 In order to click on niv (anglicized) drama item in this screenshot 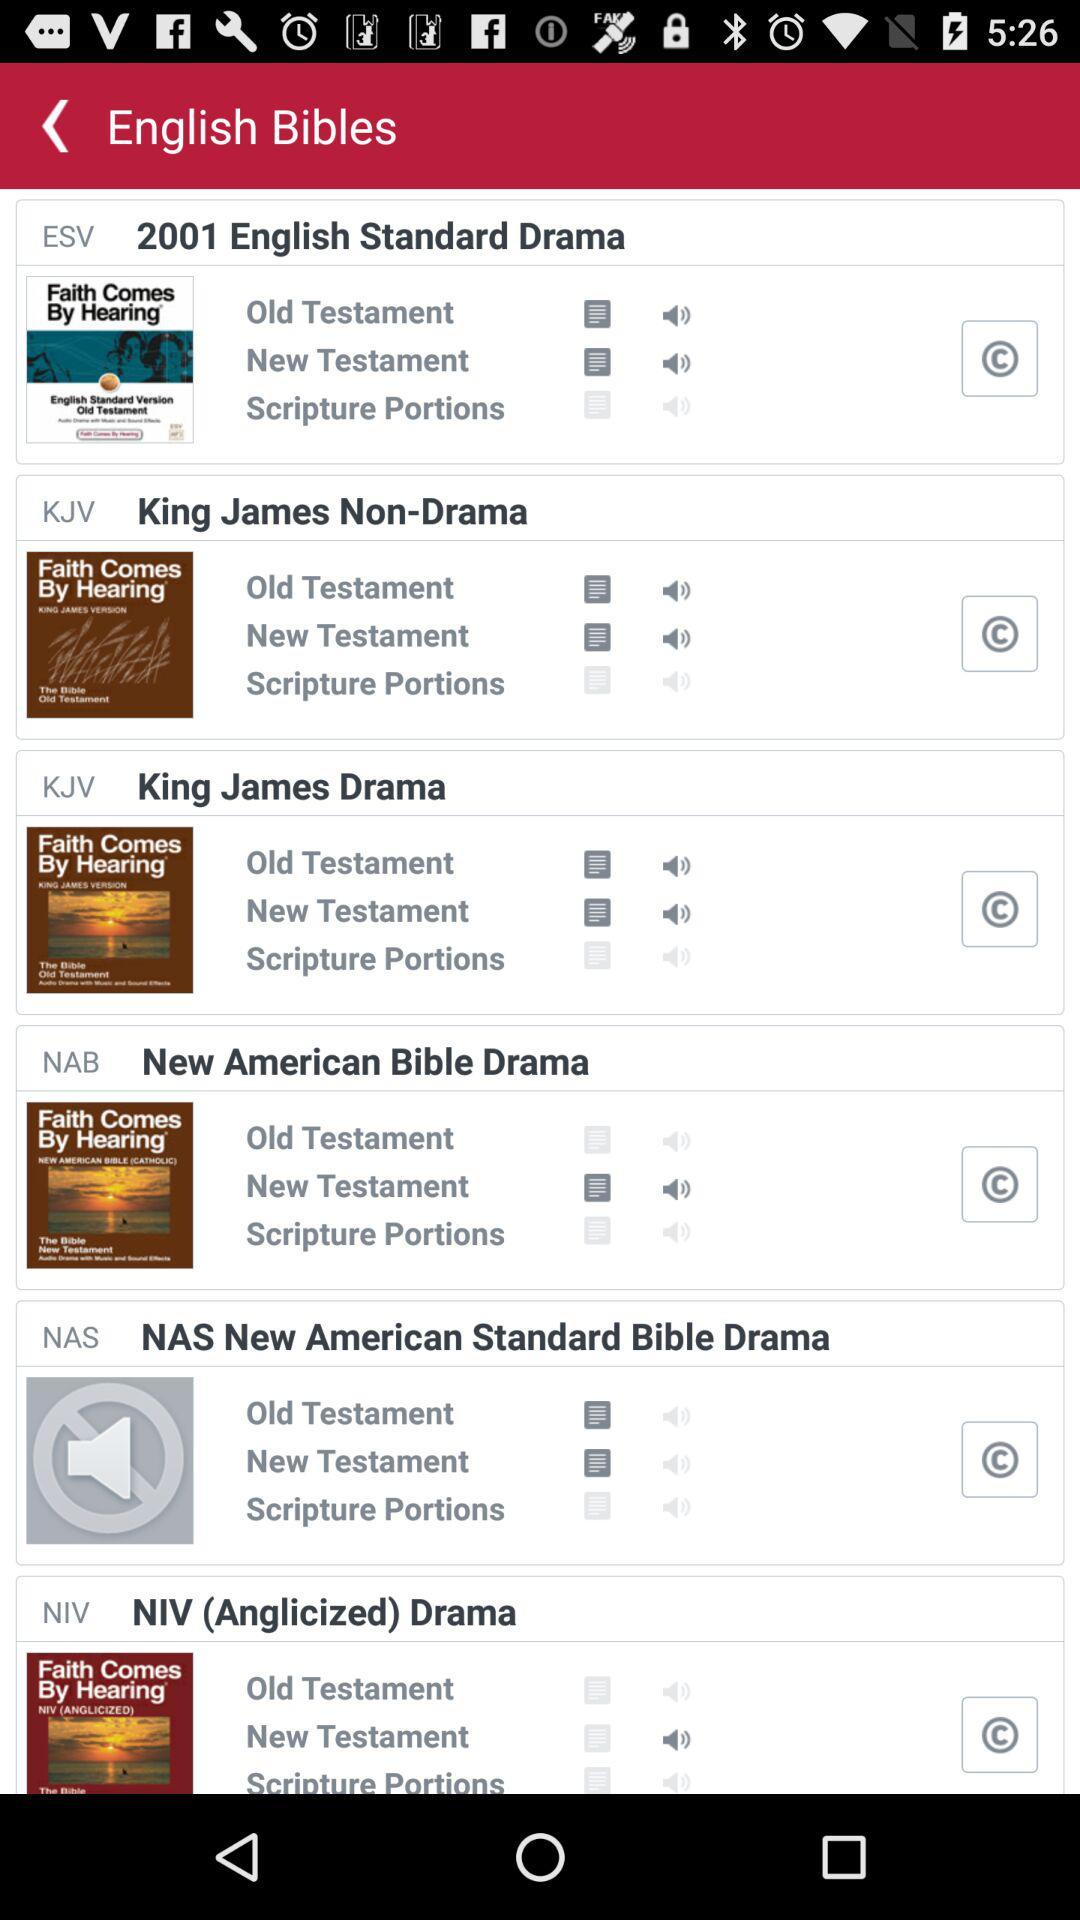, I will do `click(323, 1611)`.